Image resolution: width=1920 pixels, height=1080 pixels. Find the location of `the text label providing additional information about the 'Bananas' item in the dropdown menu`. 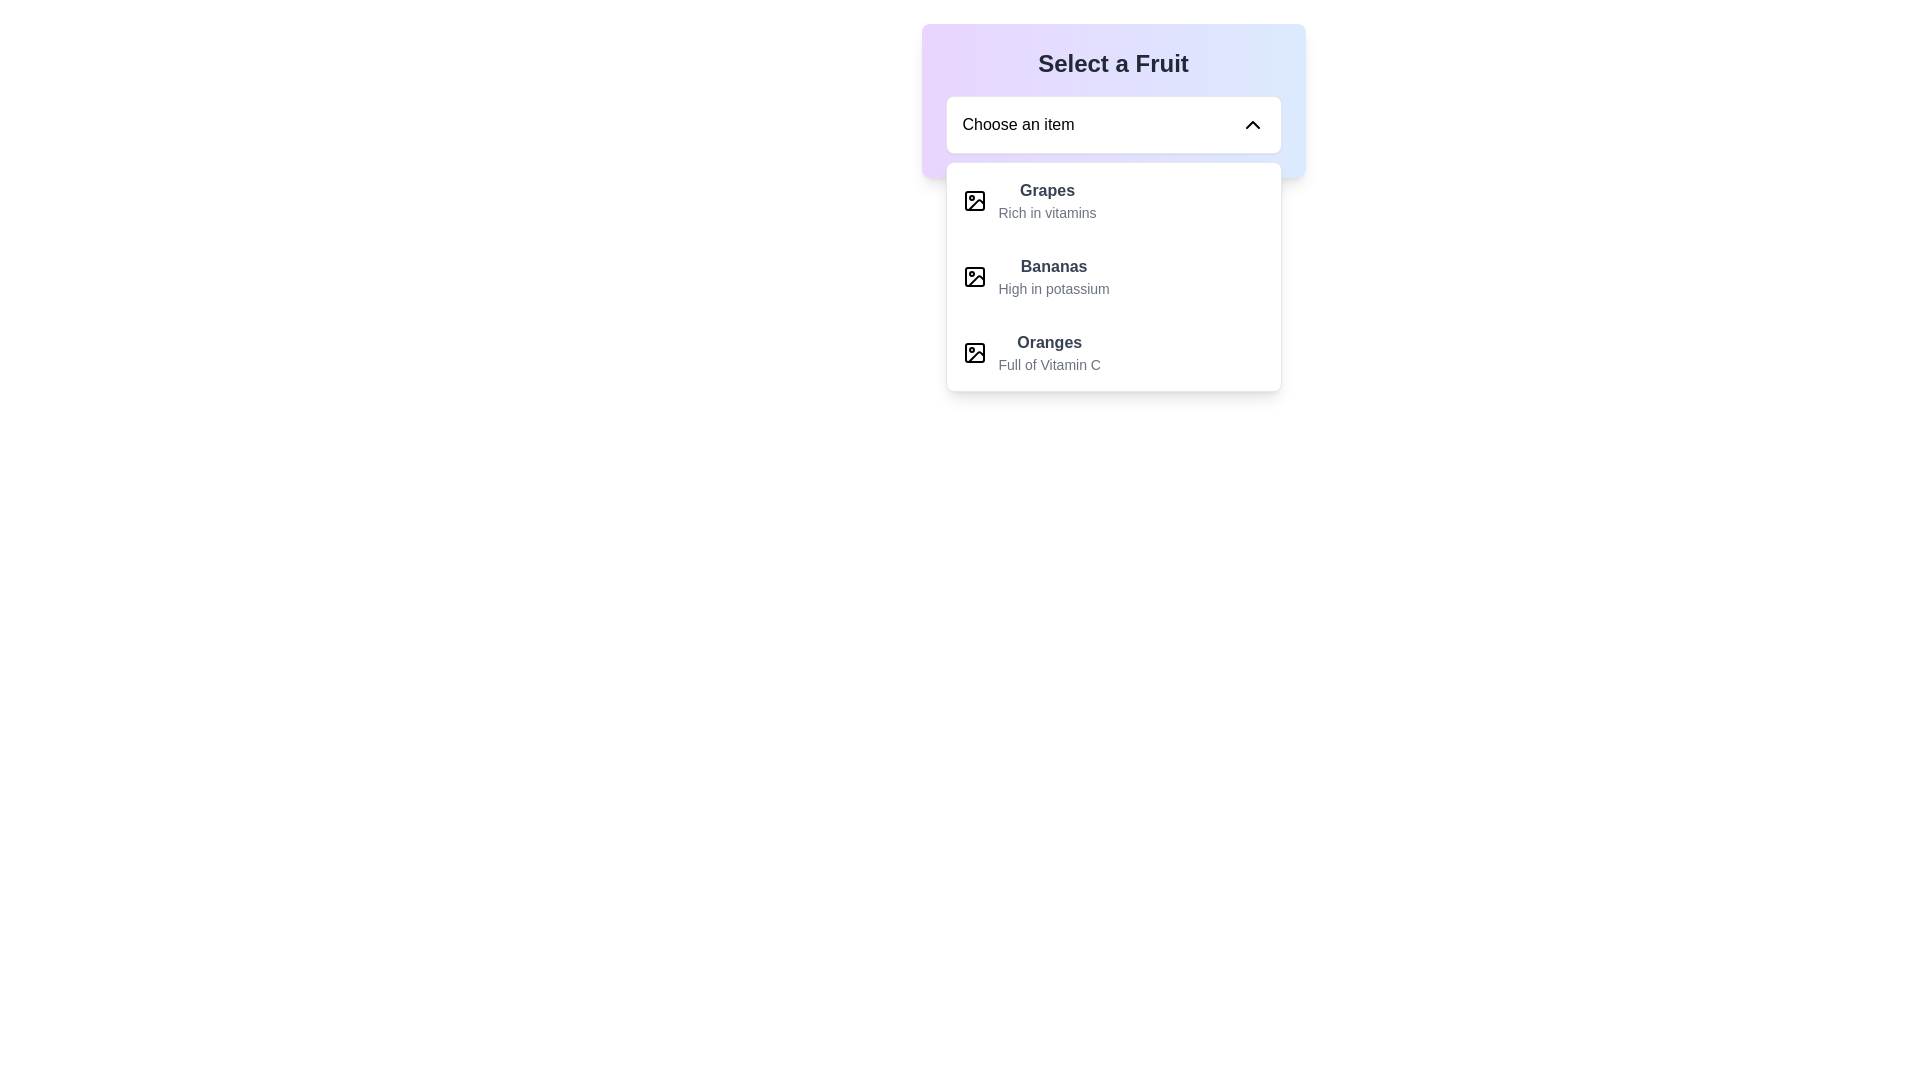

the text label providing additional information about the 'Bananas' item in the dropdown menu is located at coordinates (1053, 289).